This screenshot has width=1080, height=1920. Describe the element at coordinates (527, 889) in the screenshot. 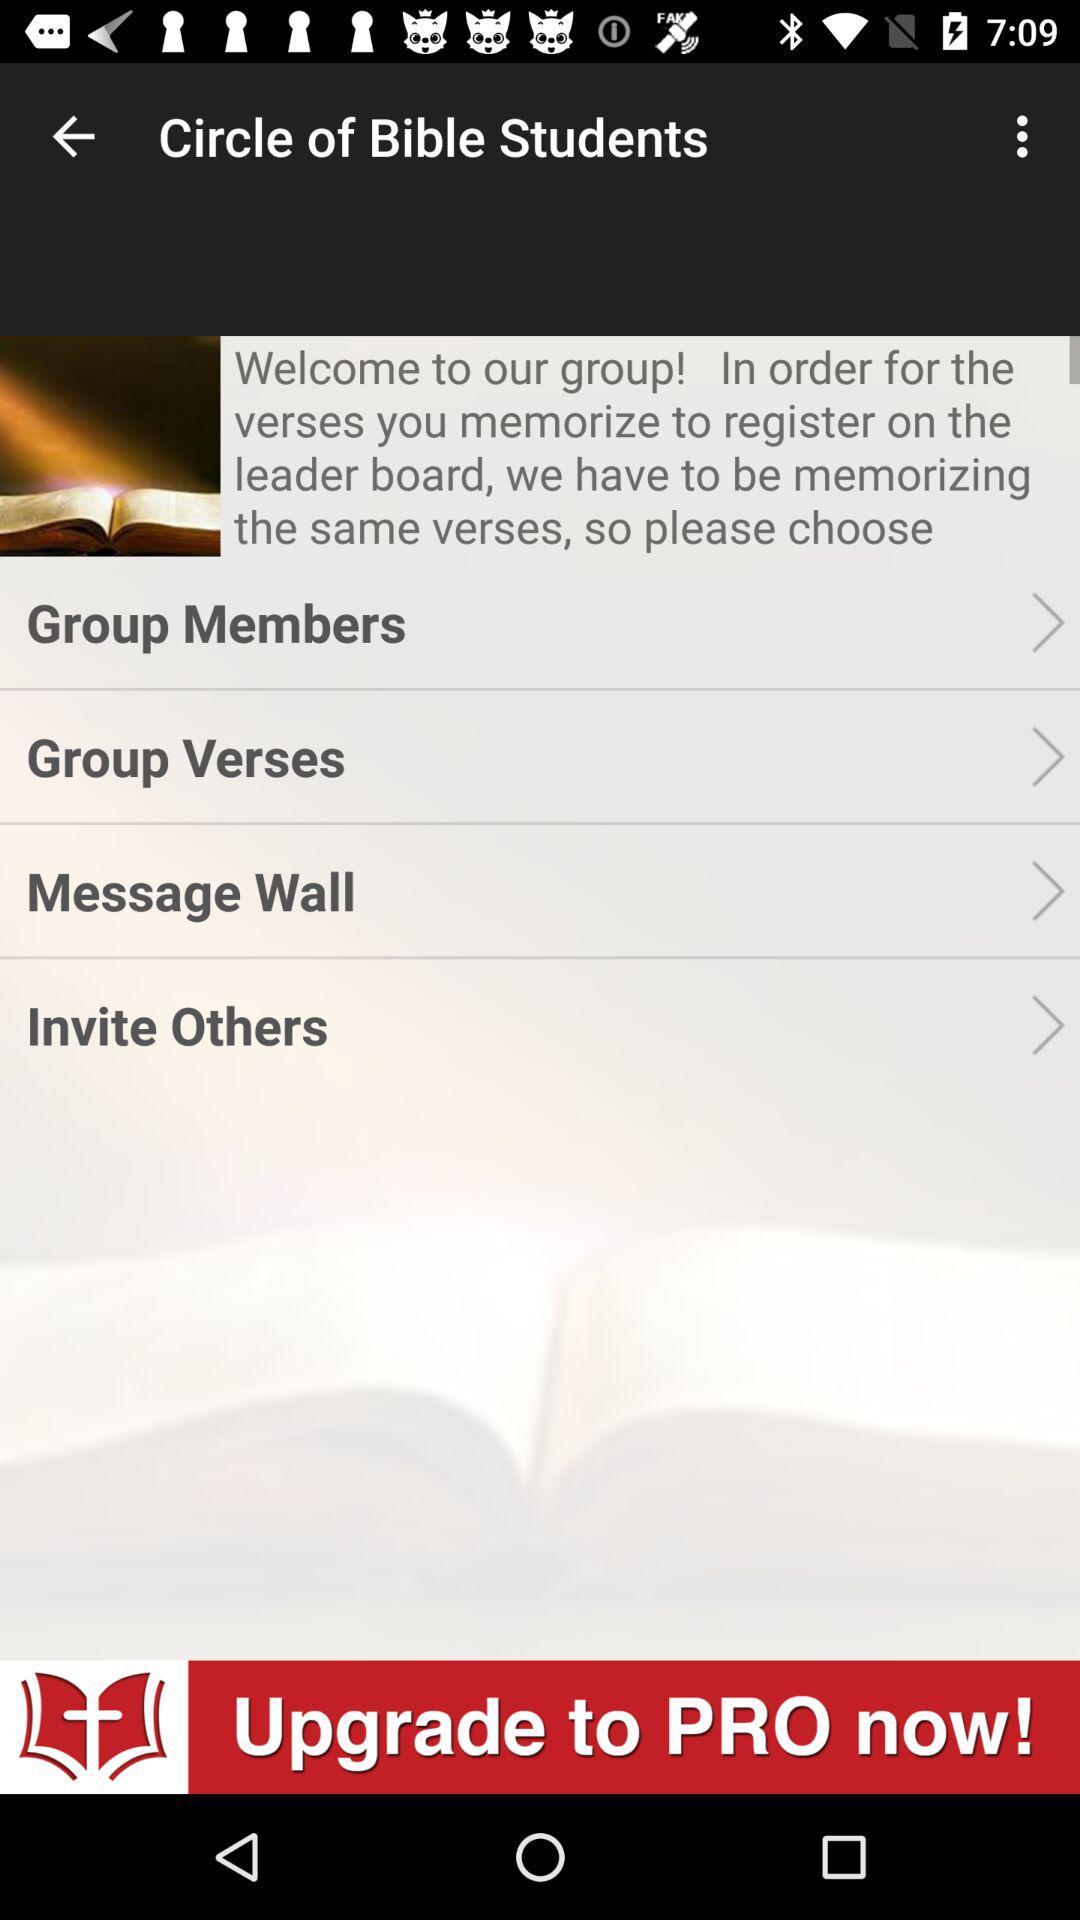

I see `message wall item` at that location.